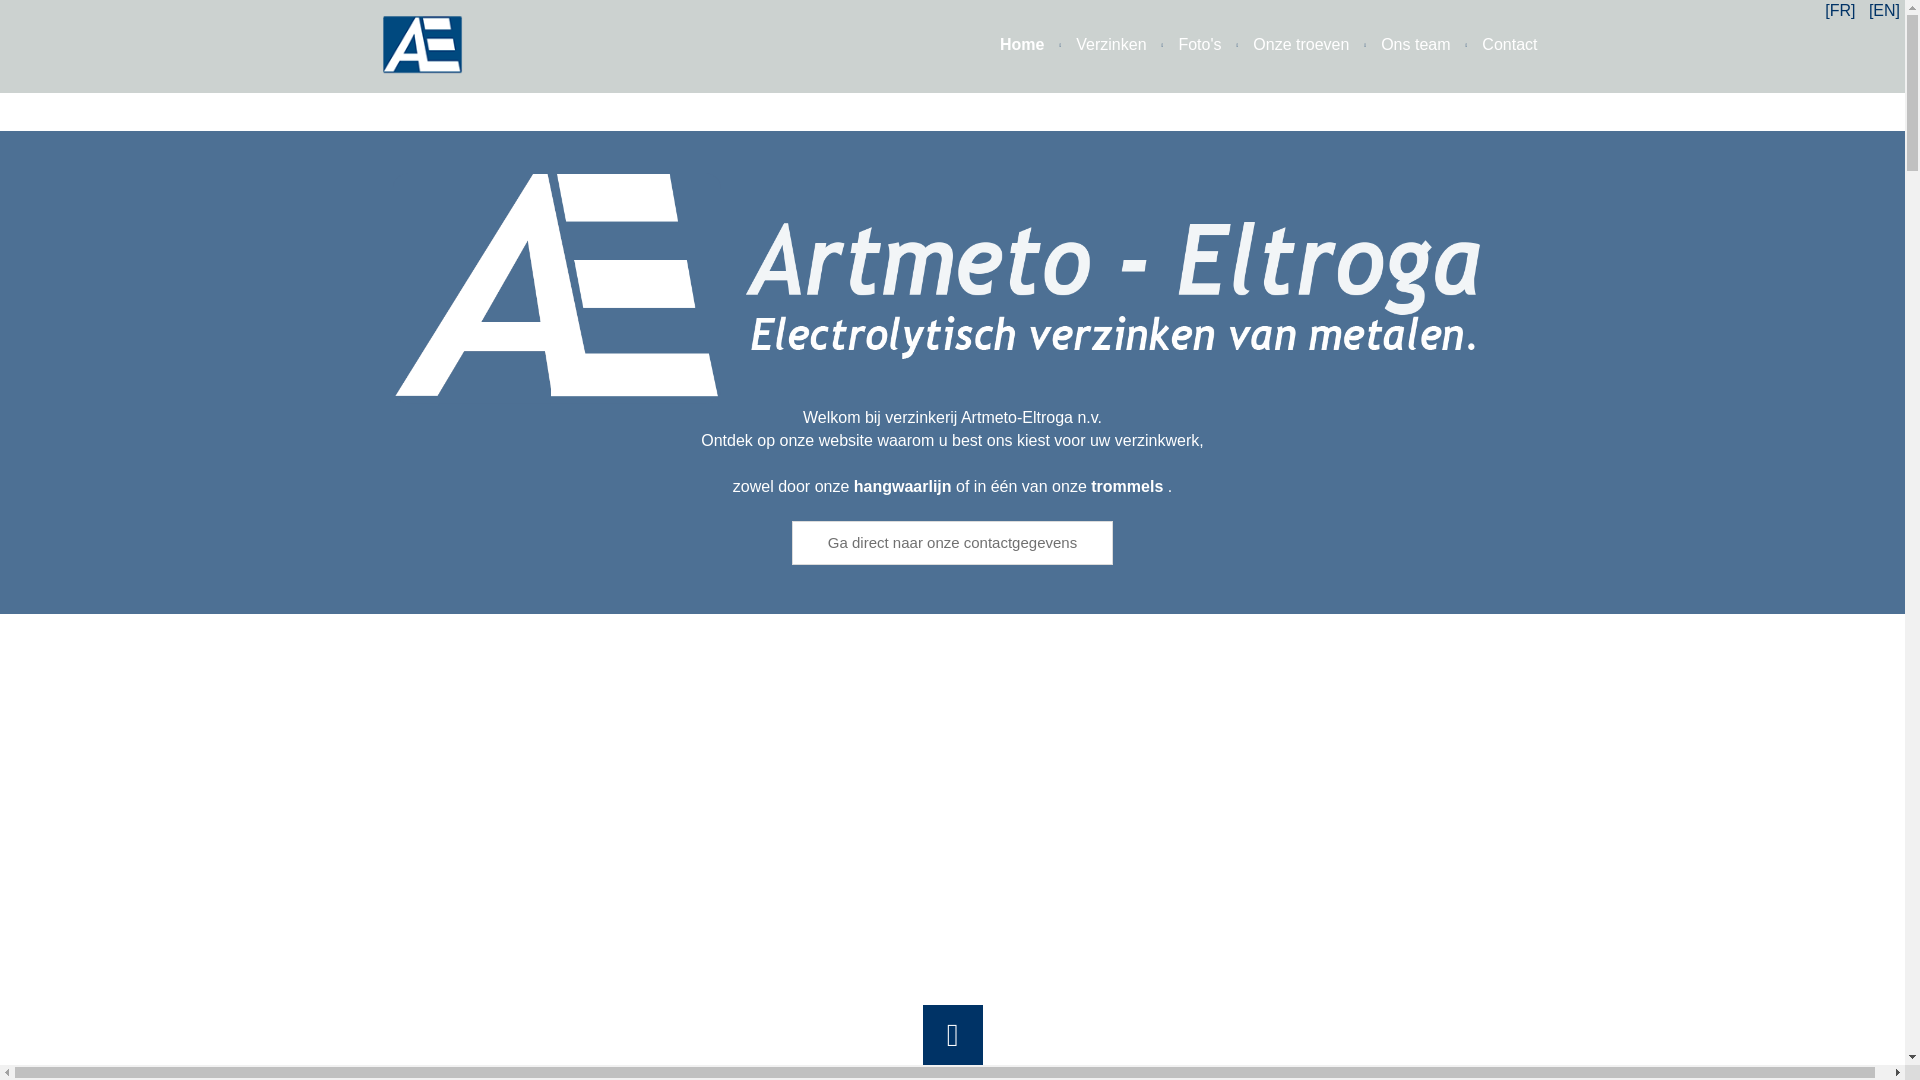 The image size is (1920, 1080). I want to click on '[EN]', so click(1883, 10).